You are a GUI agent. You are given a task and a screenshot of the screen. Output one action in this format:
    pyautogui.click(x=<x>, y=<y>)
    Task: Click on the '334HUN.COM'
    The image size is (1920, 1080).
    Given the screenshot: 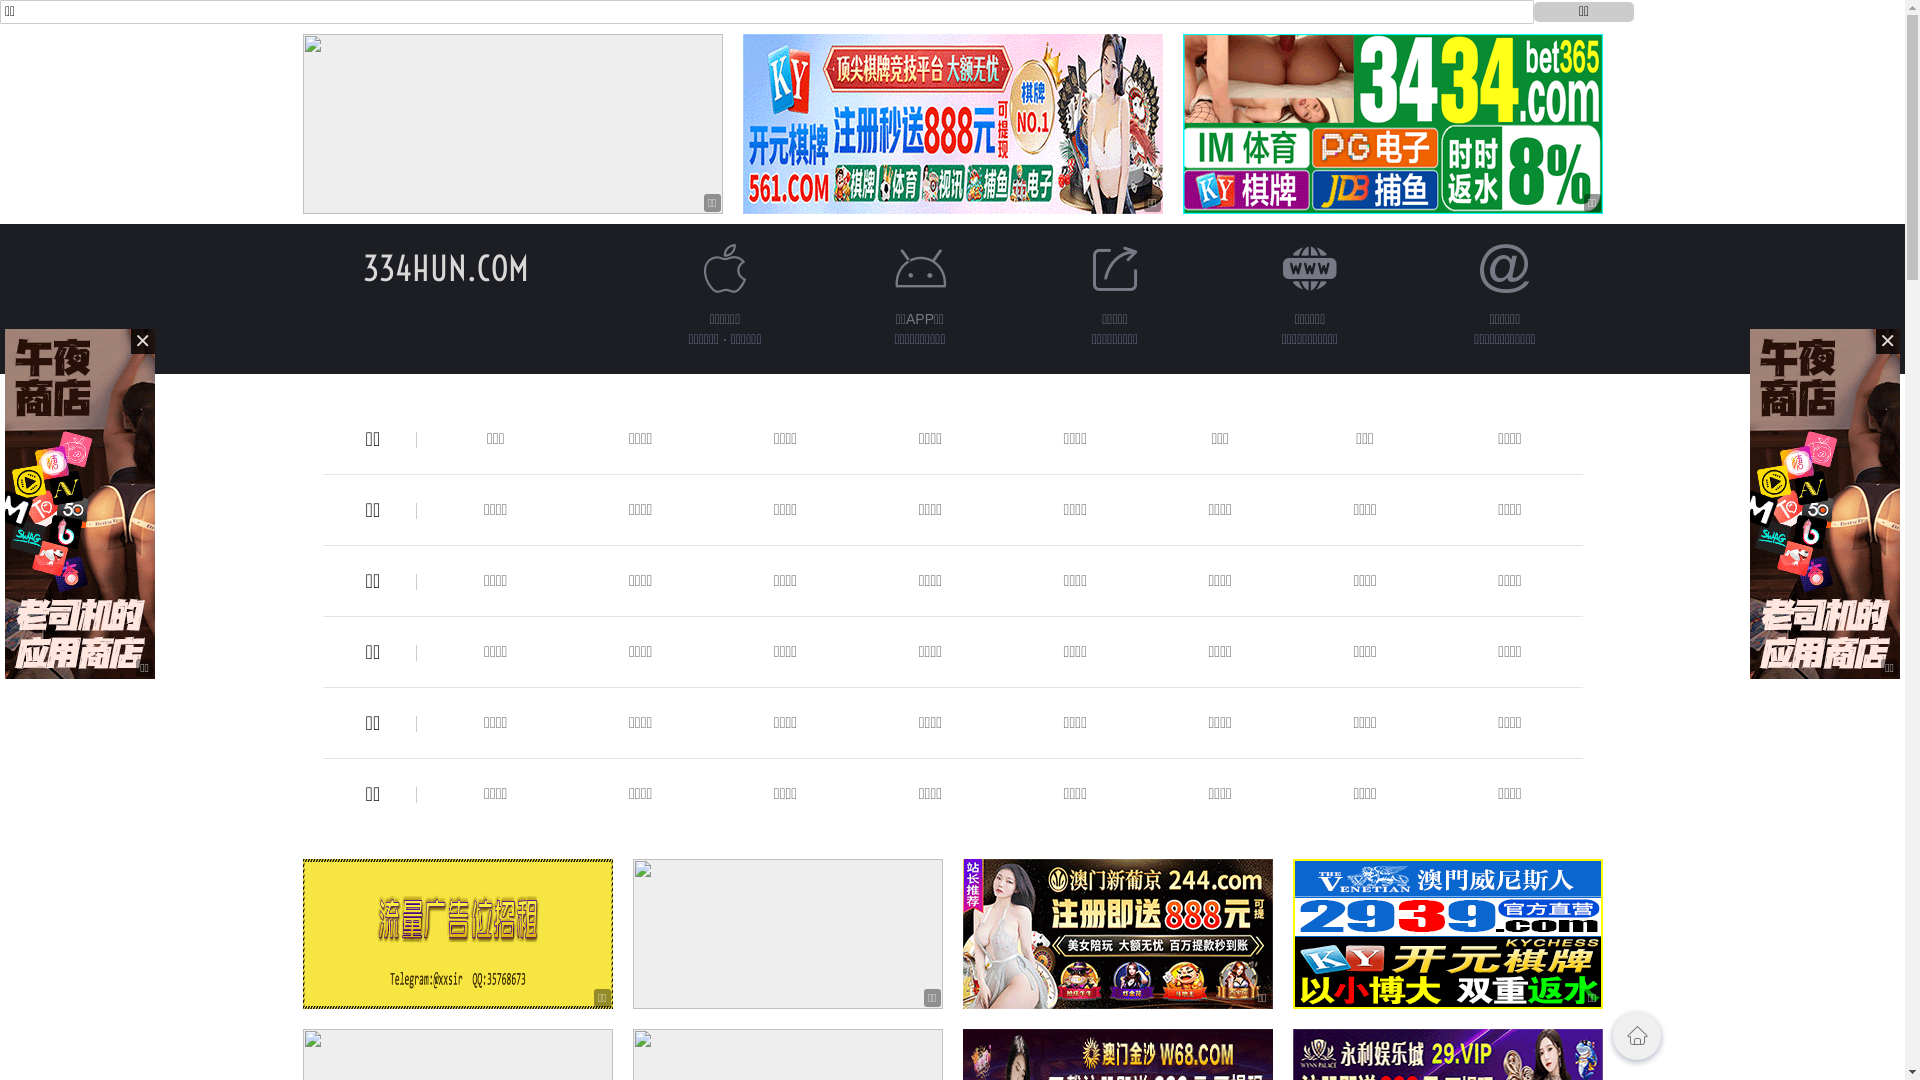 What is the action you would take?
    pyautogui.click(x=361, y=267)
    